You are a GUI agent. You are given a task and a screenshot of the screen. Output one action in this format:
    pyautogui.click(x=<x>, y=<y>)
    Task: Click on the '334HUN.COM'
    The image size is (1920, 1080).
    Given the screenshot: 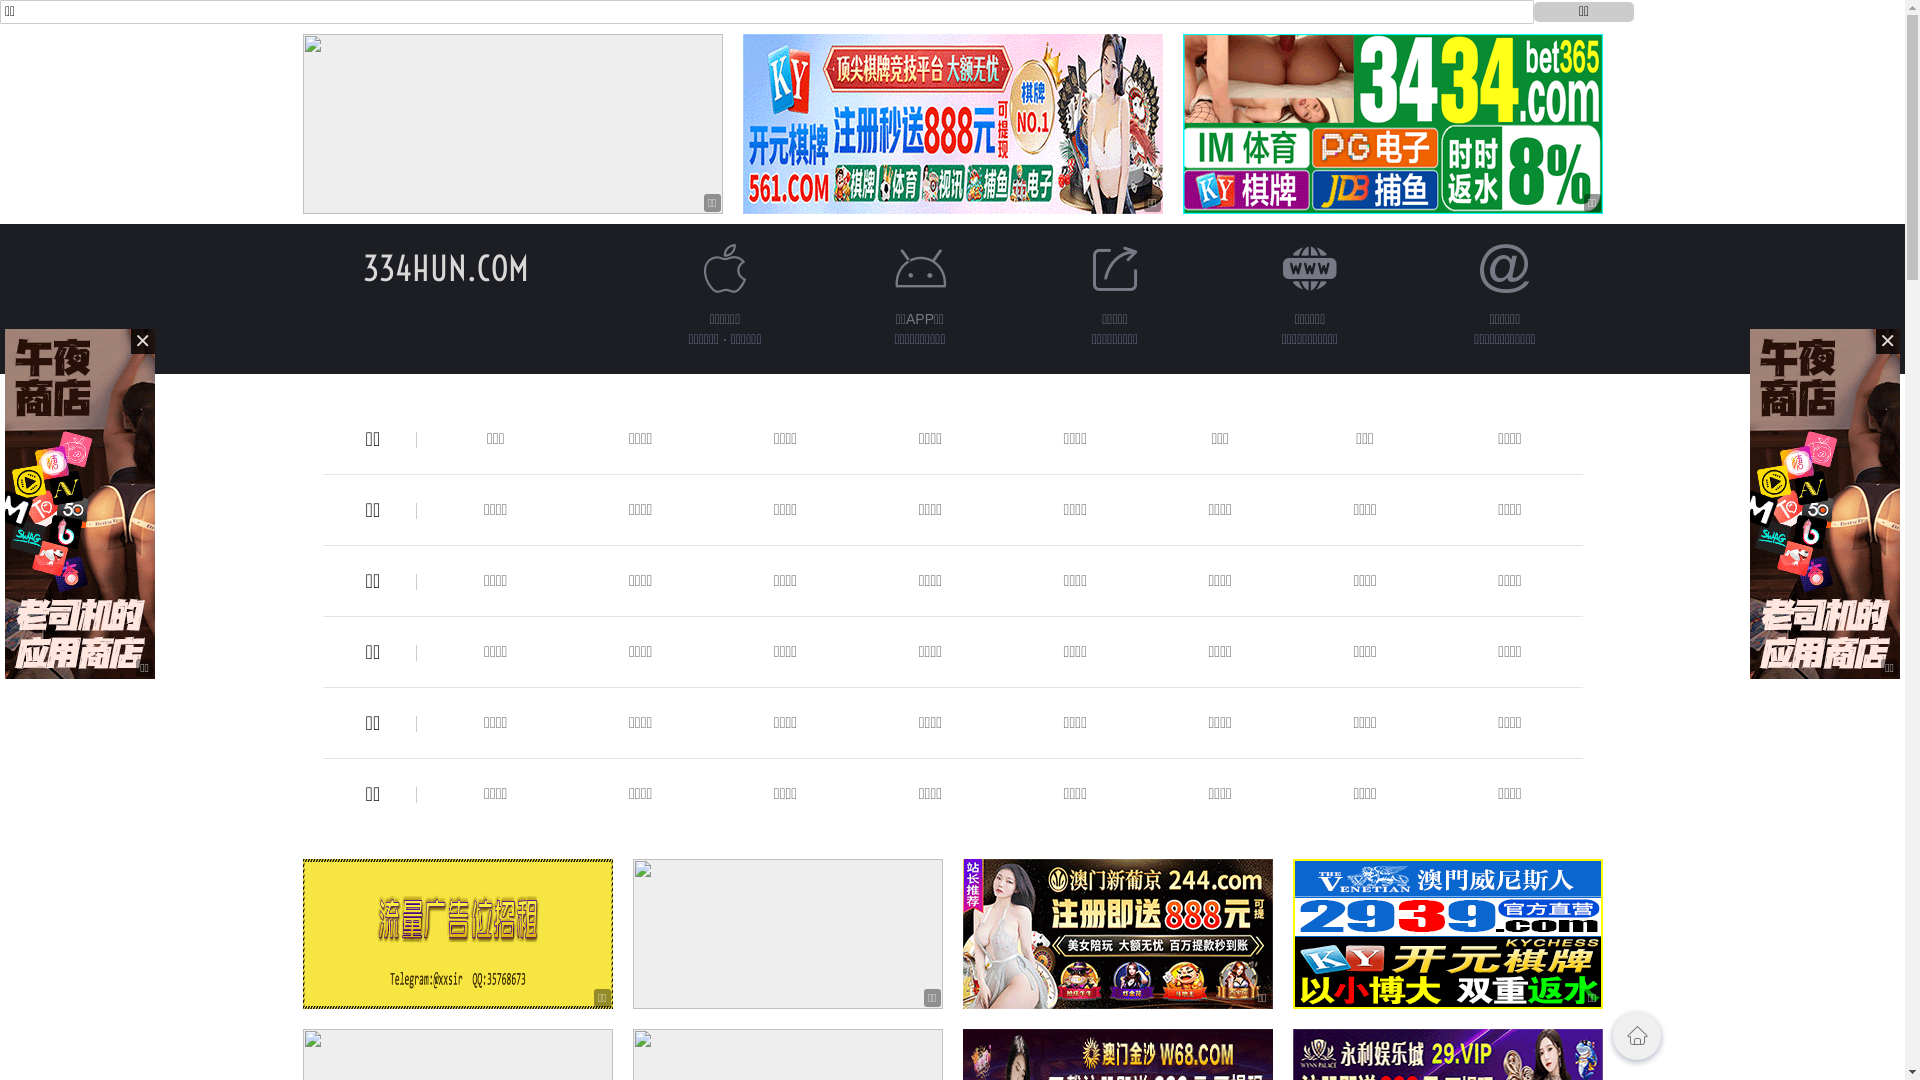 What is the action you would take?
    pyautogui.click(x=361, y=267)
    